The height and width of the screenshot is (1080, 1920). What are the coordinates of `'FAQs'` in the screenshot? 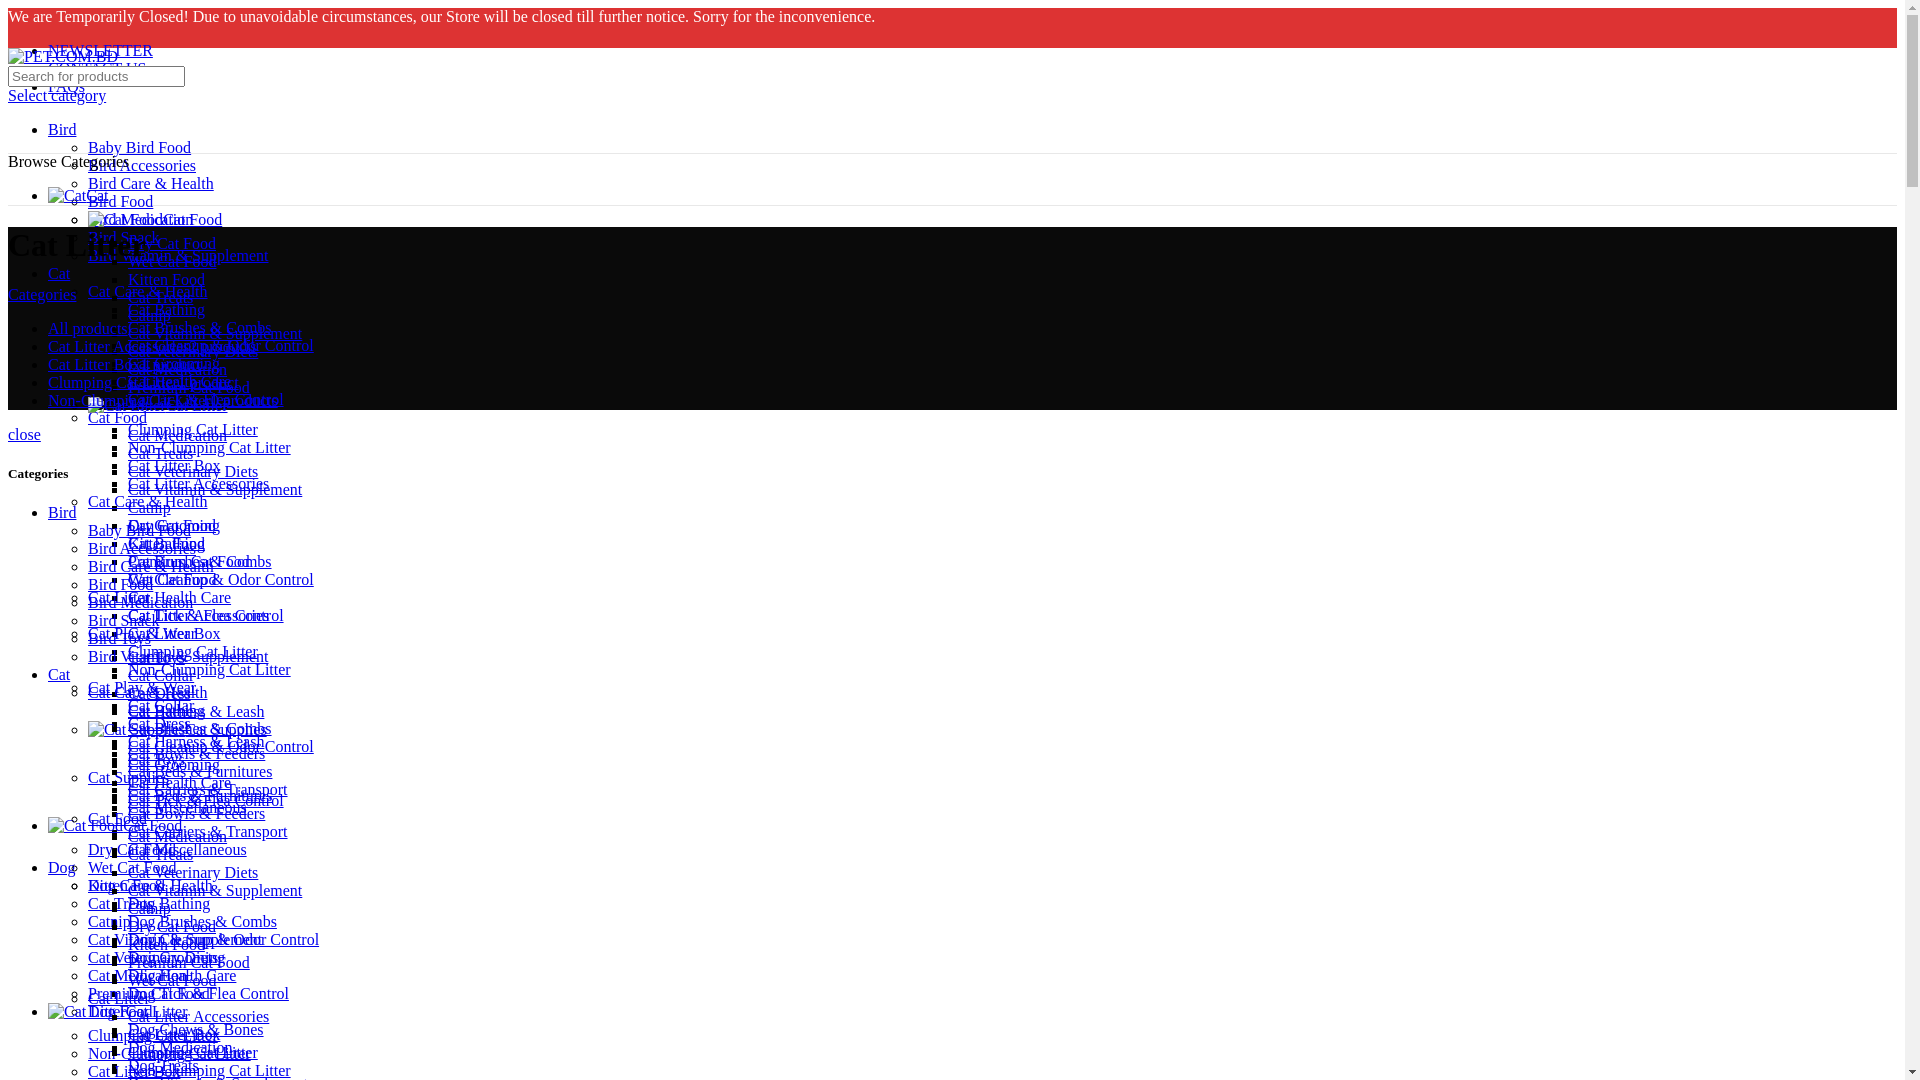 It's located at (66, 85).